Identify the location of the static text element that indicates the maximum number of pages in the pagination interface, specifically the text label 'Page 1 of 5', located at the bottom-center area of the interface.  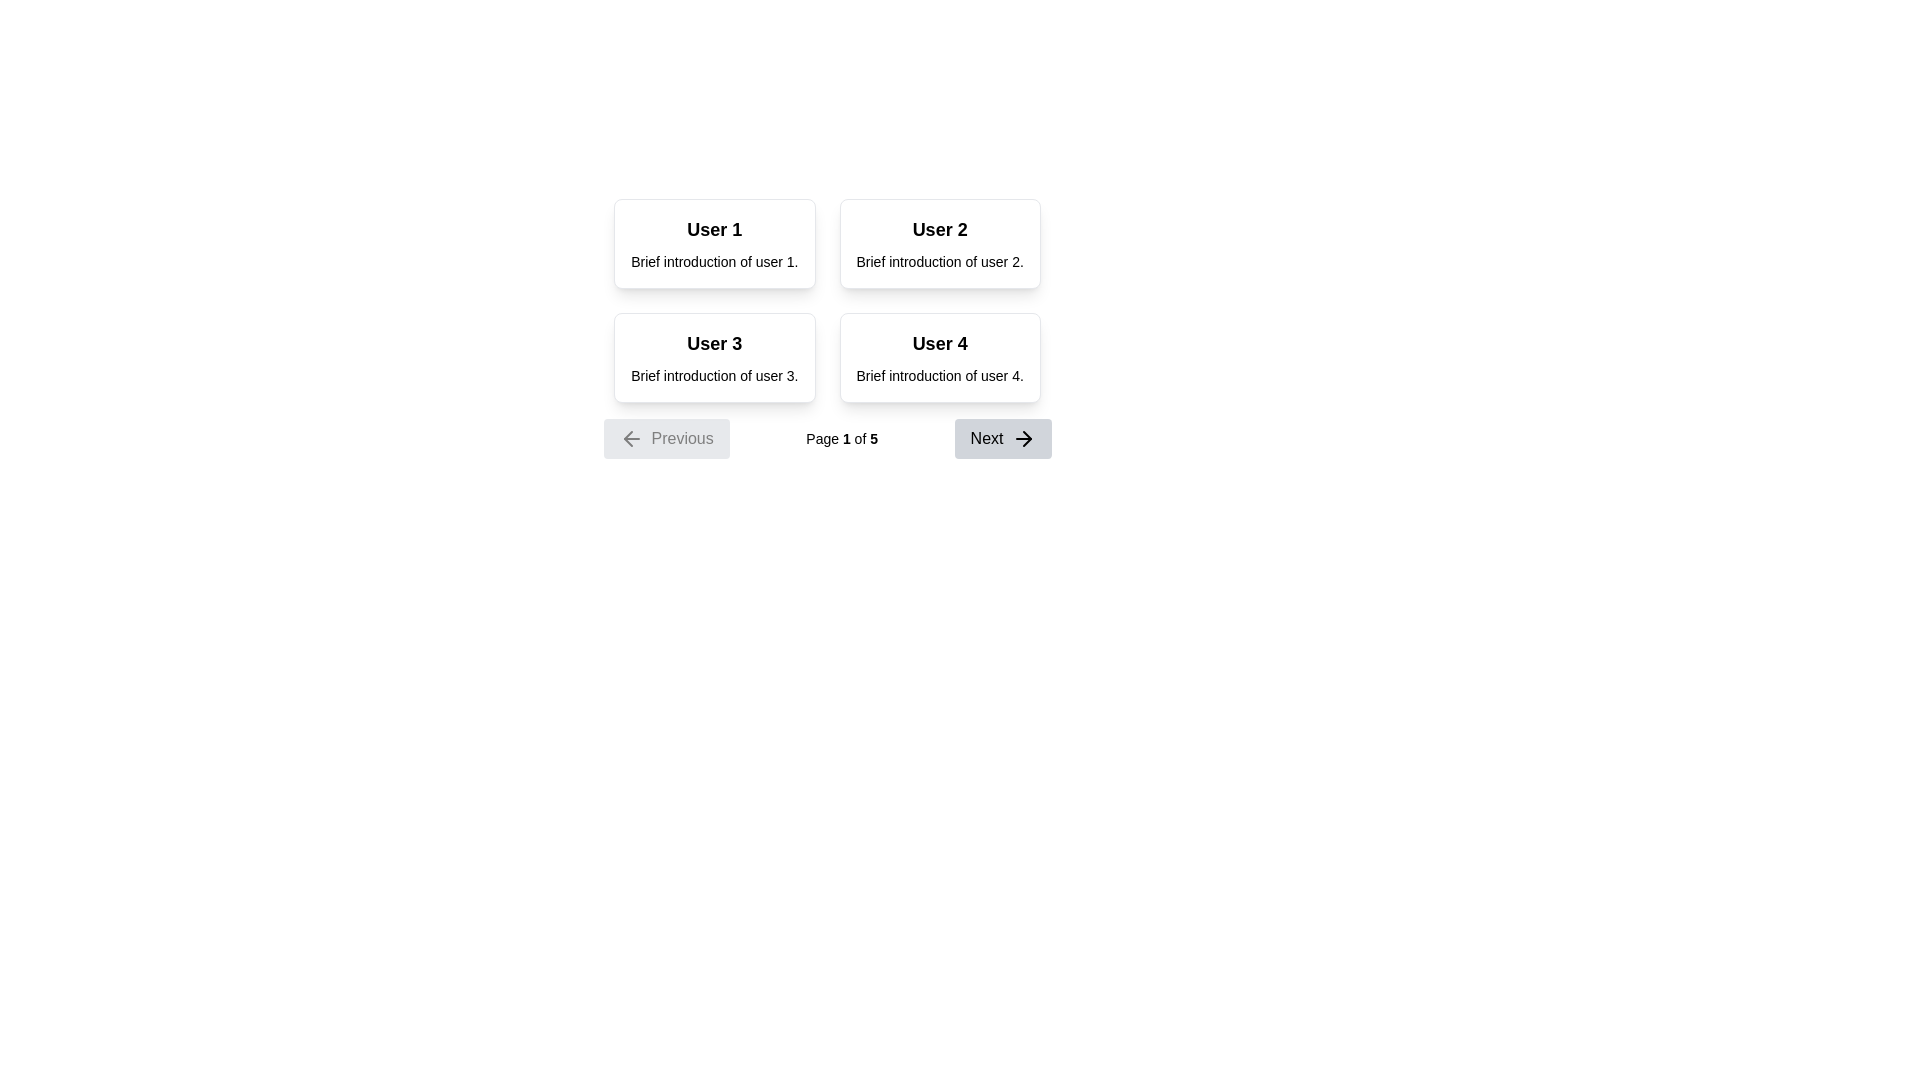
(874, 438).